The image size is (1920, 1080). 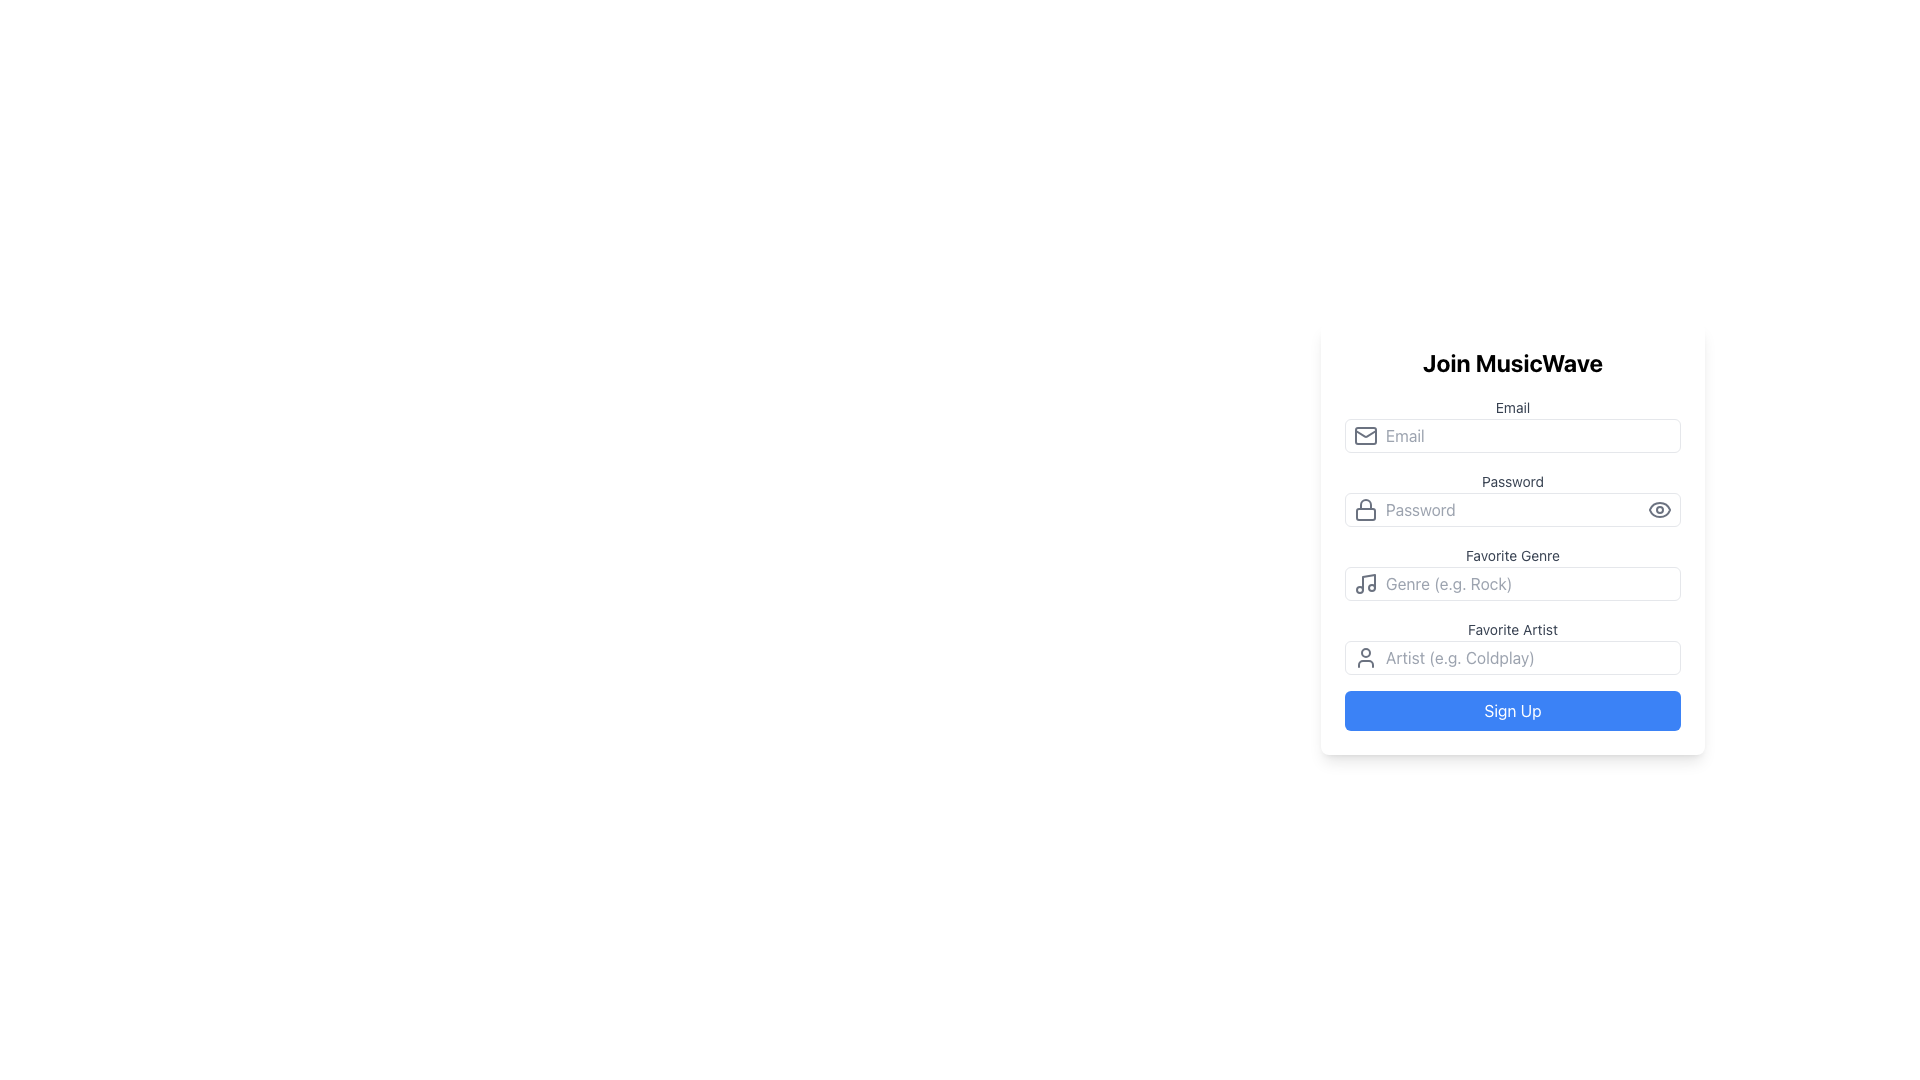 What do you see at coordinates (1512, 563) in the screenshot?
I see `the 'Favorite Genre' label to refocus the associated text input field below it` at bounding box center [1512, 563].